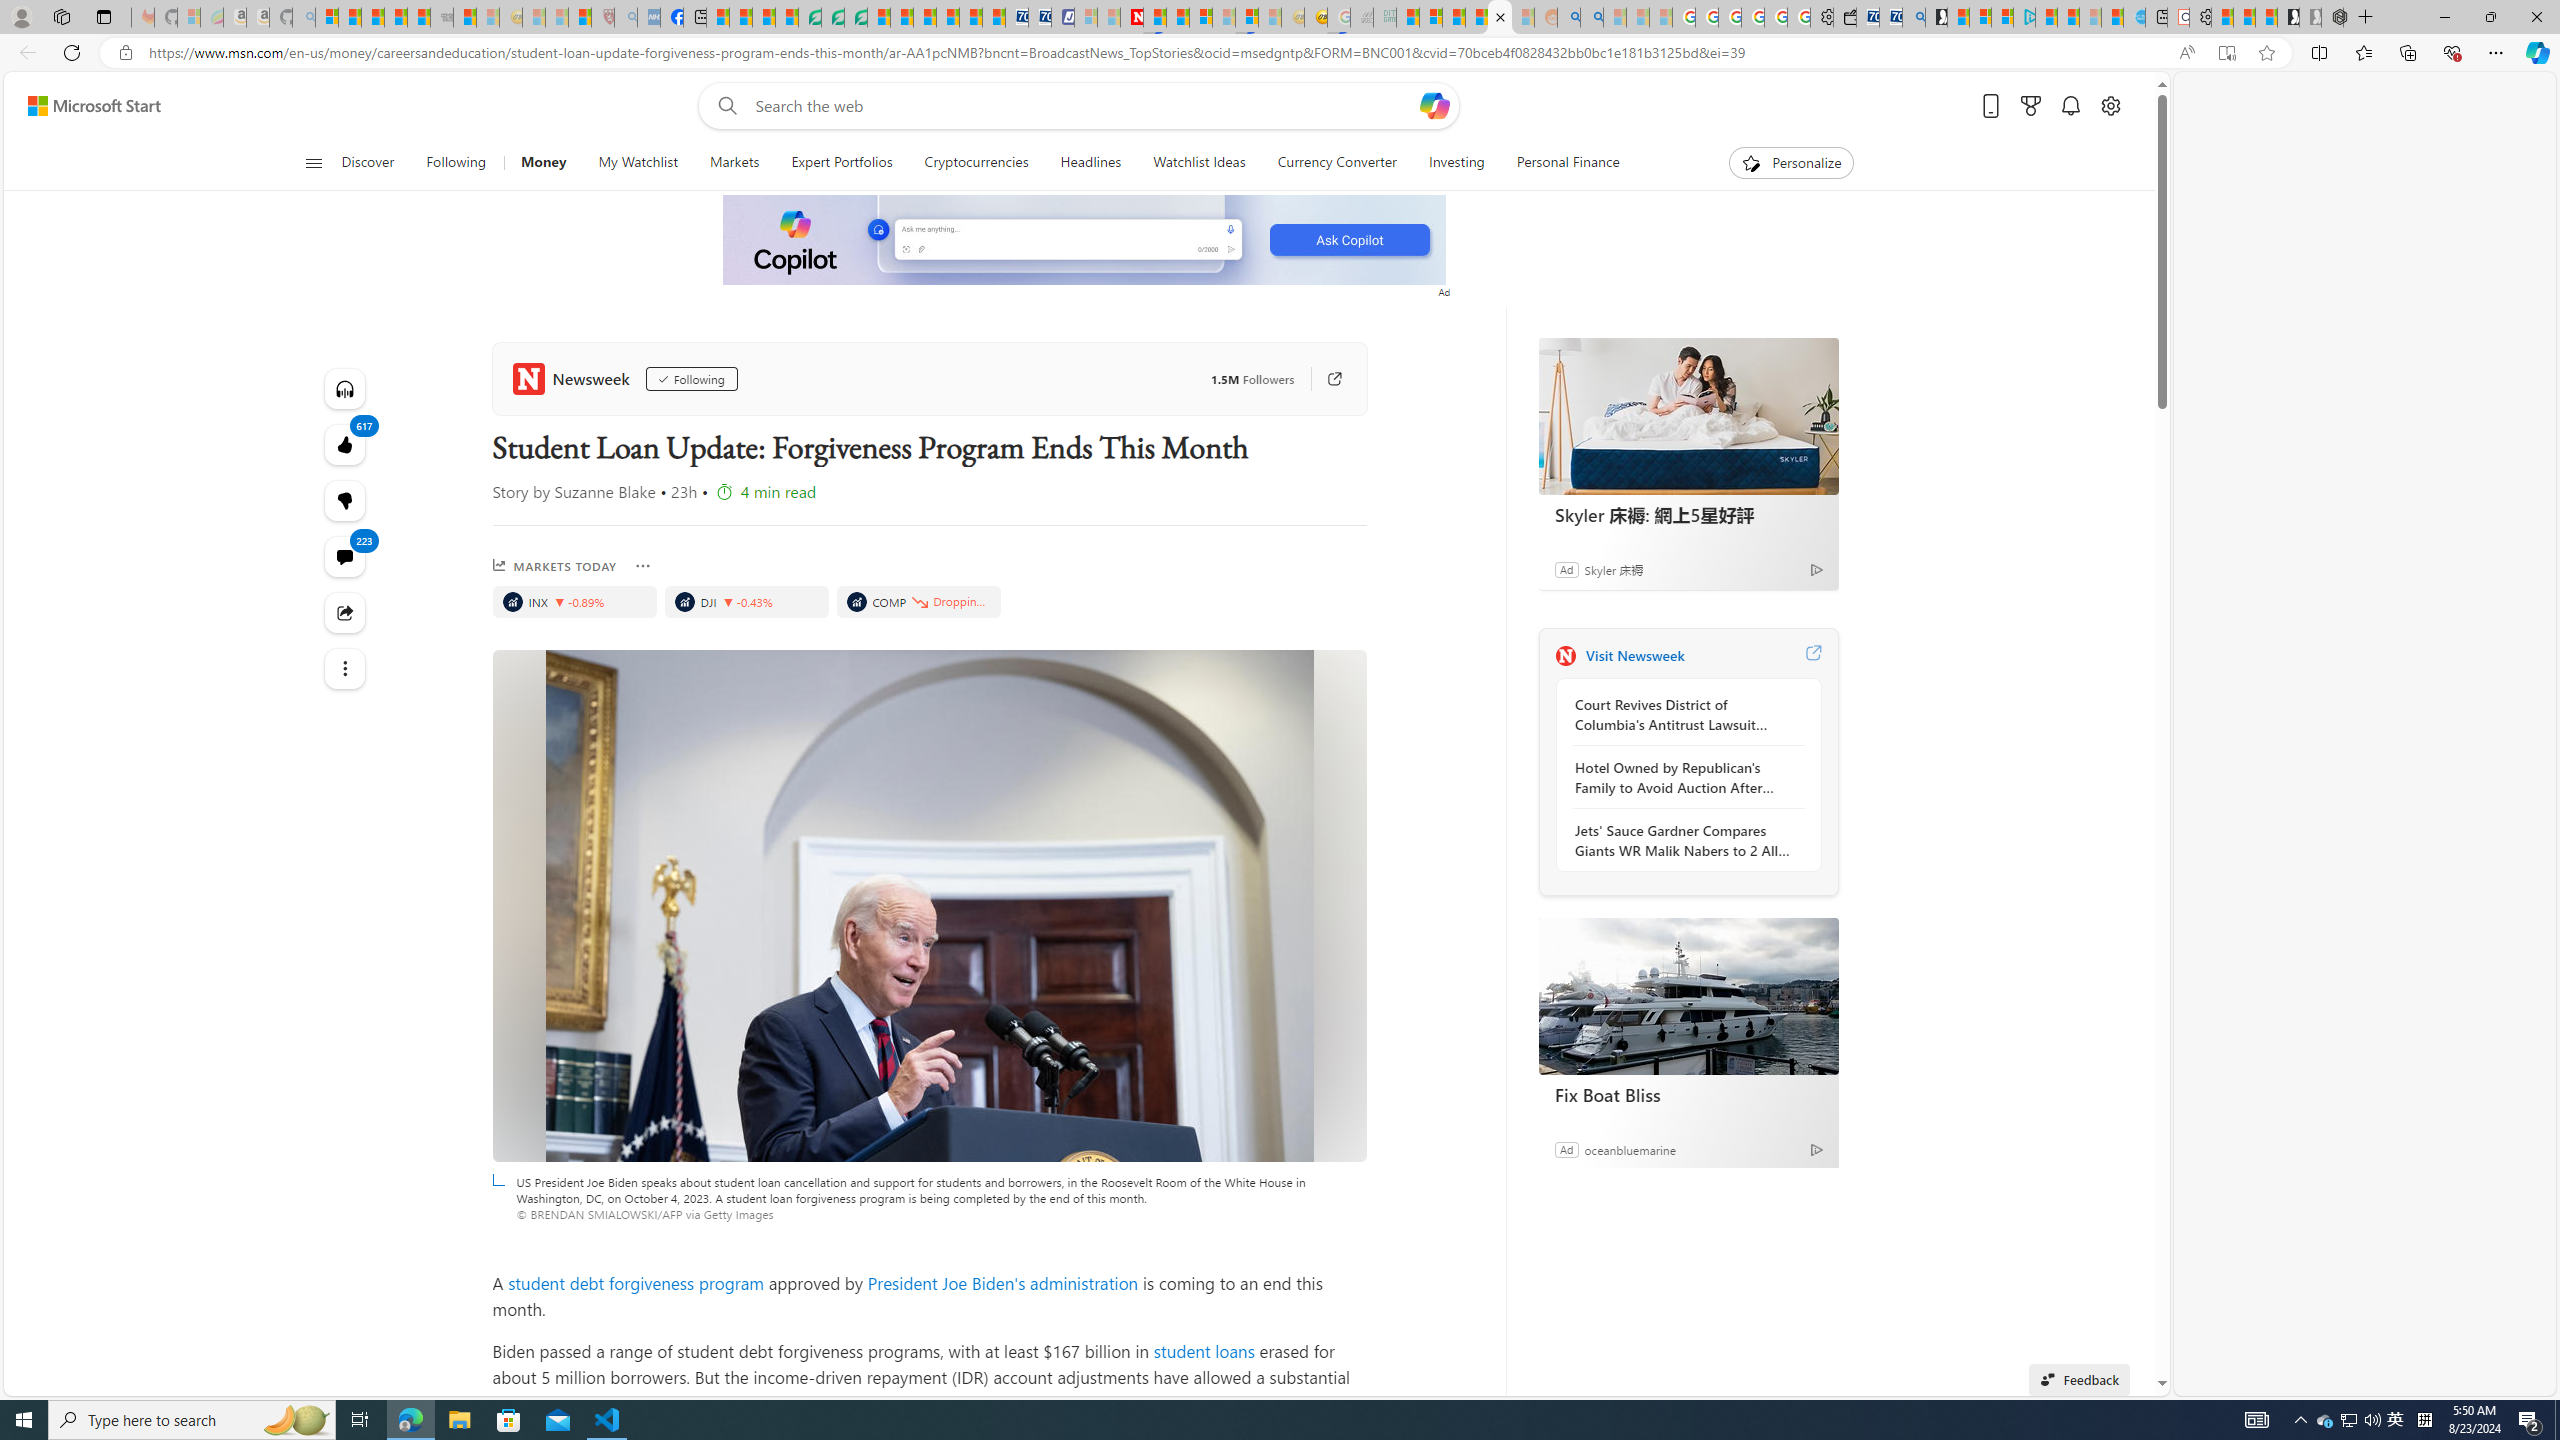 The height and width of the screenshot is (1440, 2560). Describe the element at coordinates (1890, 16) in the screenshot. I see `'Cheap Car Rentals - Save70.com'` at that location.